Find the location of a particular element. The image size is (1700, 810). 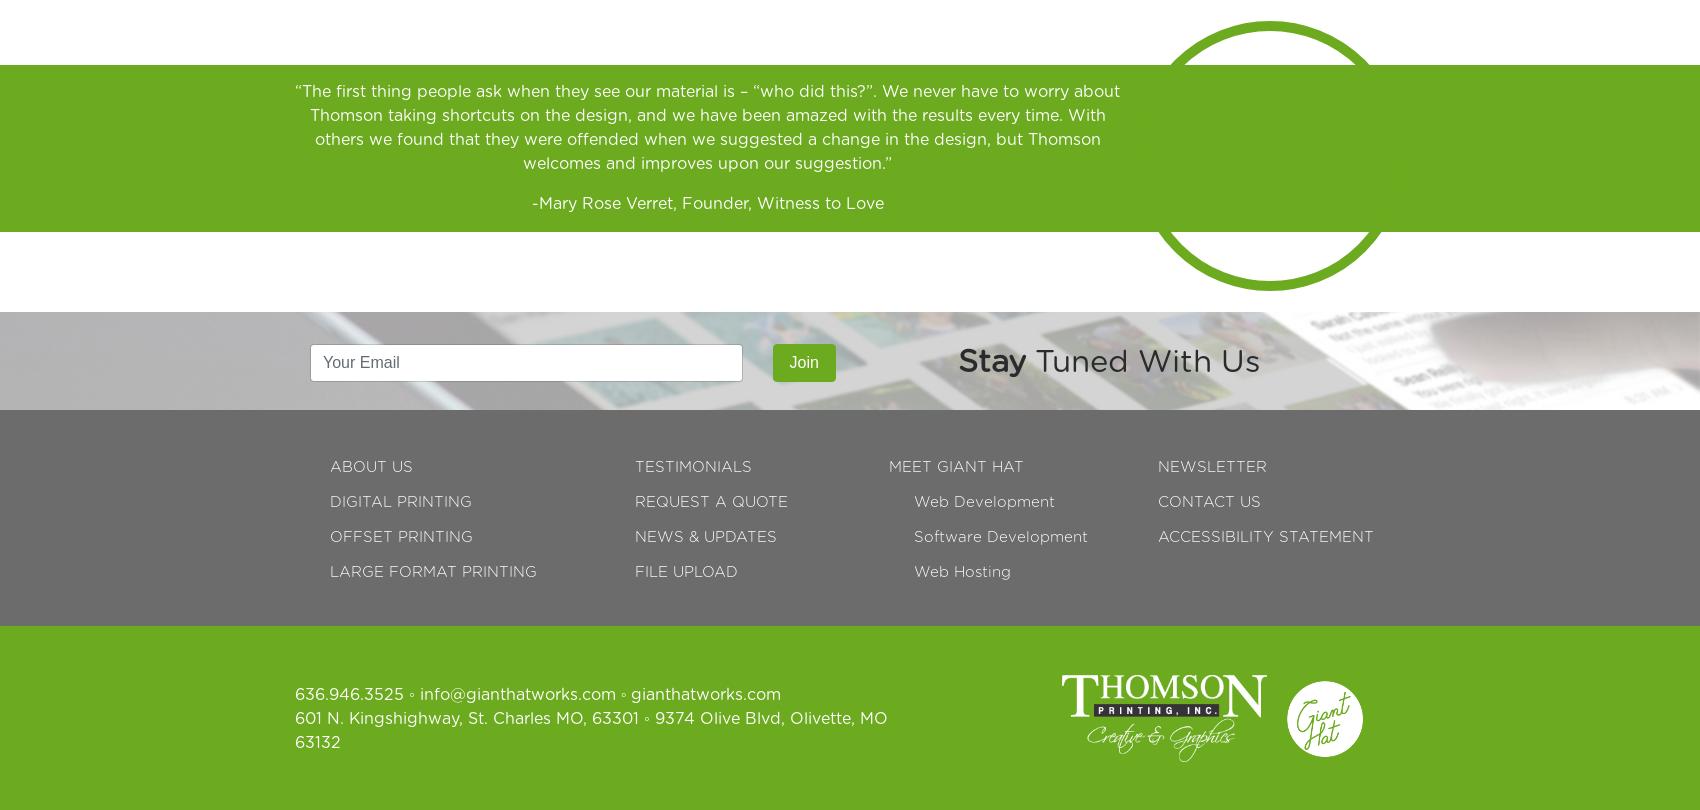

'-Mary Rose Verret, Founder, Witness to Love' is located at coordinates (707, 202).